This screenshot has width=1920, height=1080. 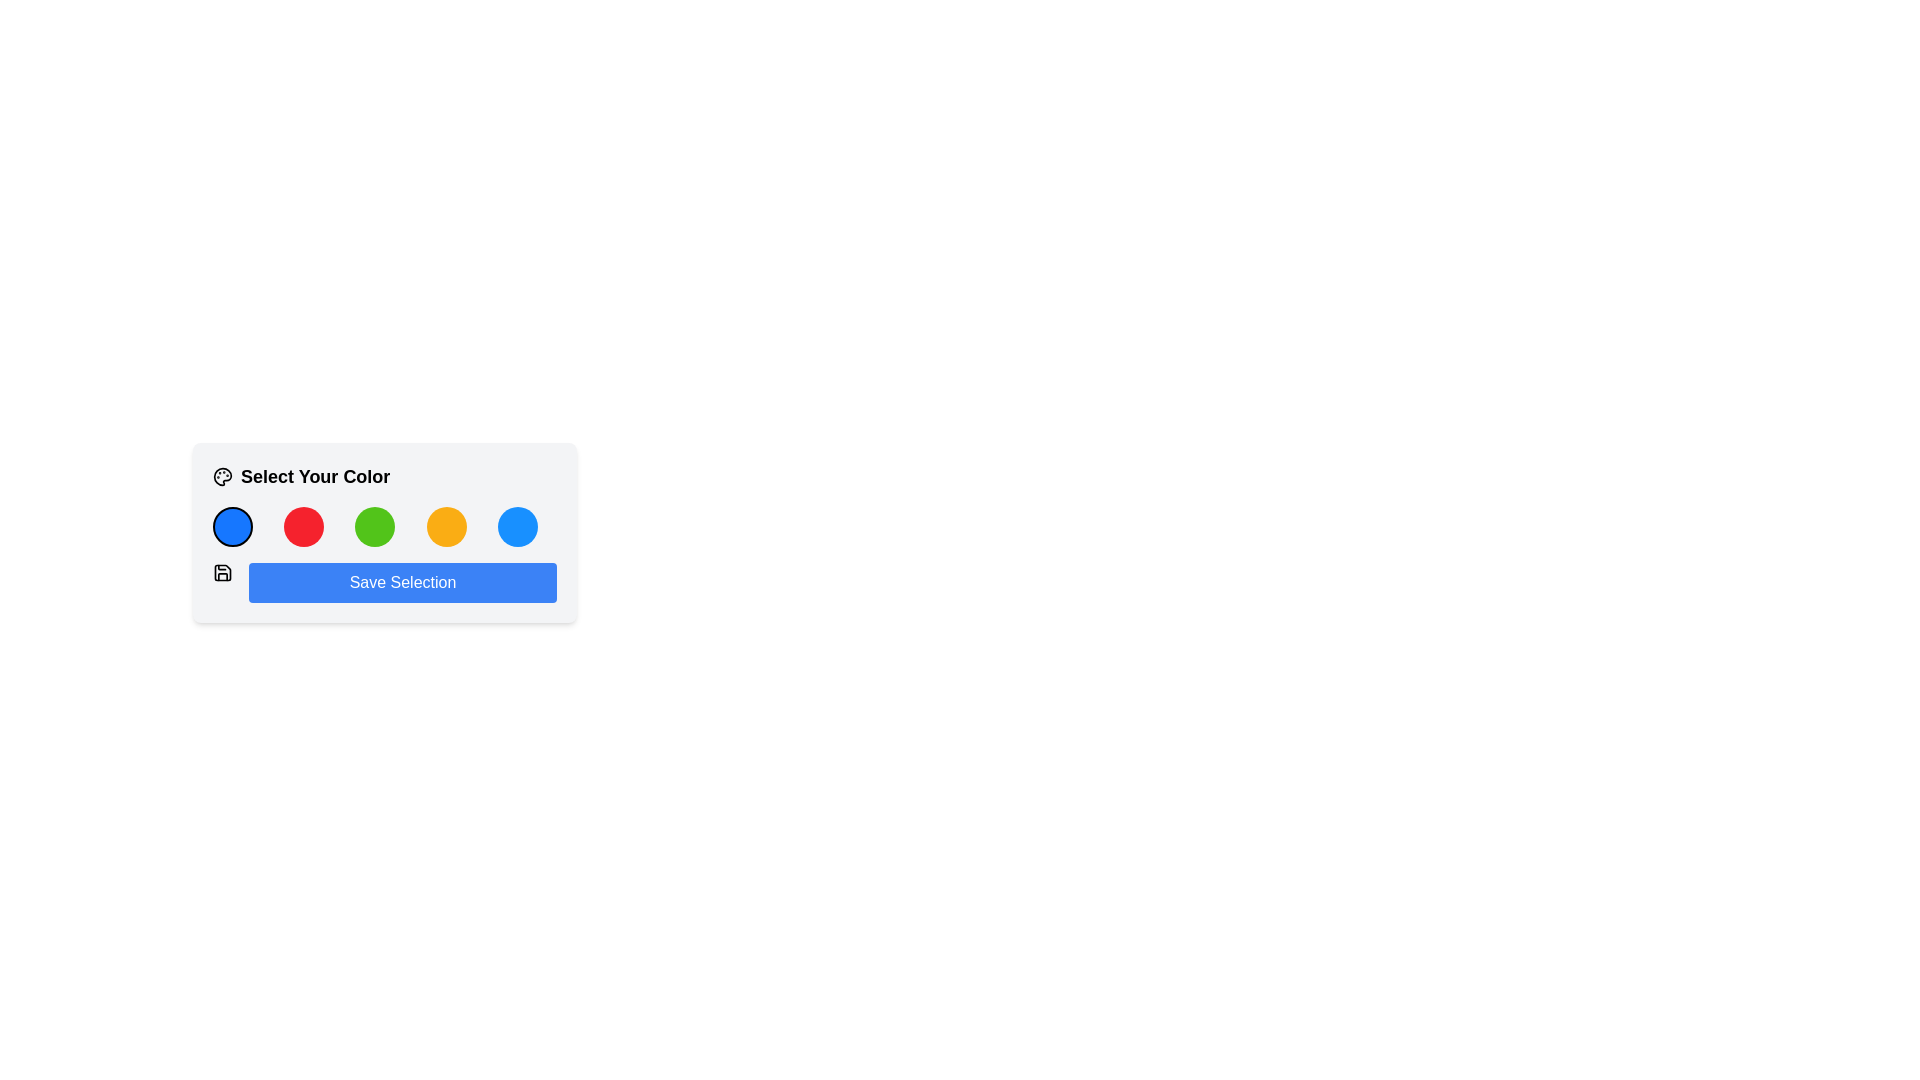 What do you see at coordinates (517, 526) in the screenshot?
I see `the fifth circular button, positioned at the far right of a horizontal set of five buttons, to trigger visual feedback` at bounding box center [517, 526].